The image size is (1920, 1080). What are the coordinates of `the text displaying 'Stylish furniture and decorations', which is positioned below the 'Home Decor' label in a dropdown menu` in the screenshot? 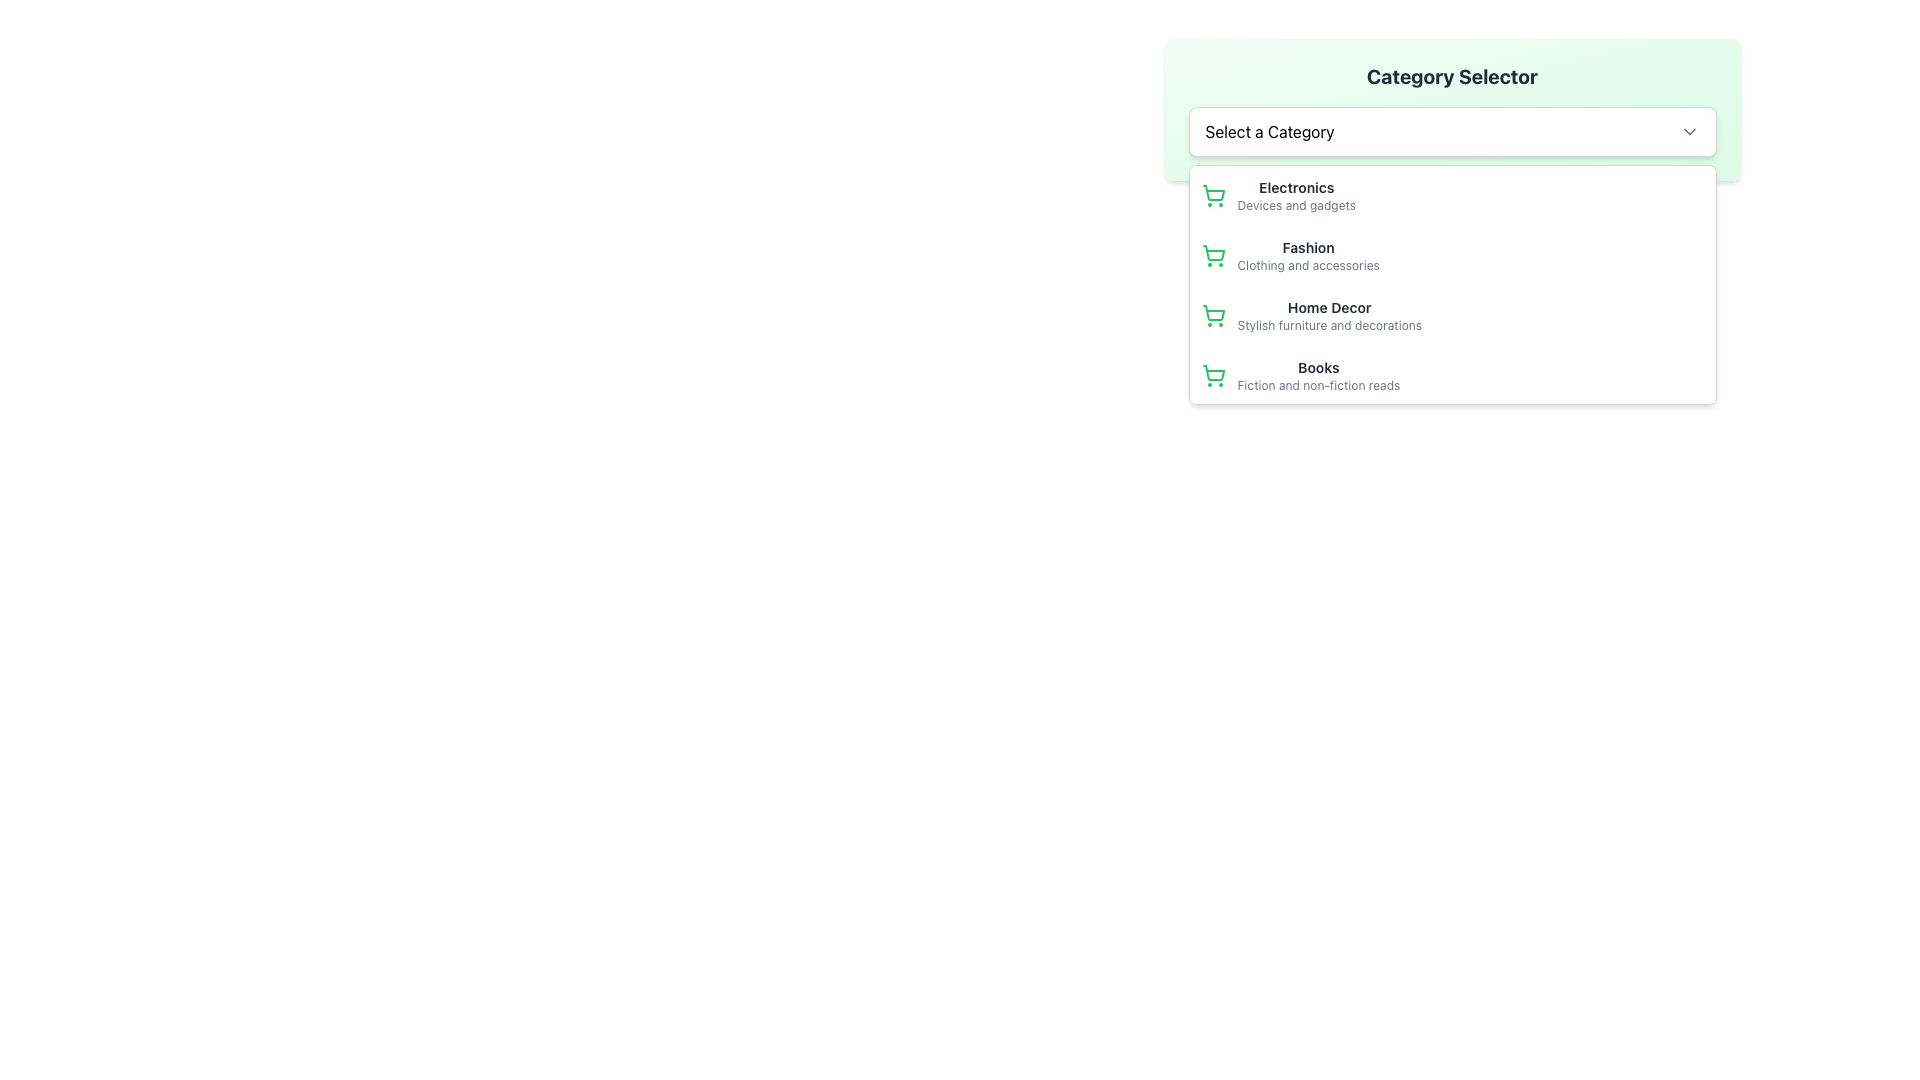 It's located at (1329, 325).